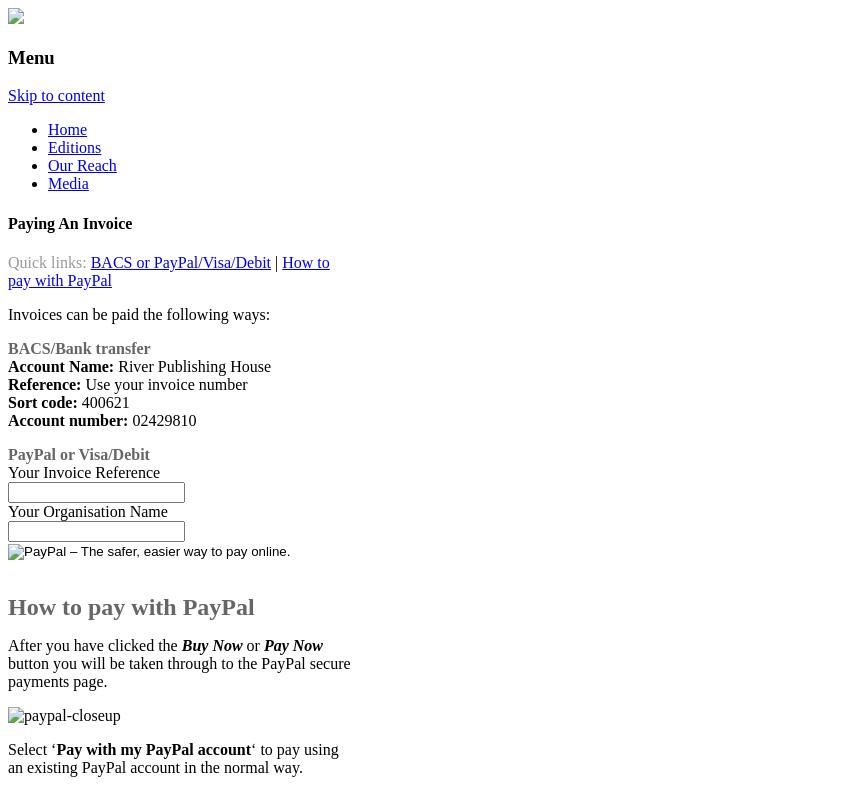  I want to click on 'button you will be taken through to the PayPal secure payments page.', so click(178, 670).